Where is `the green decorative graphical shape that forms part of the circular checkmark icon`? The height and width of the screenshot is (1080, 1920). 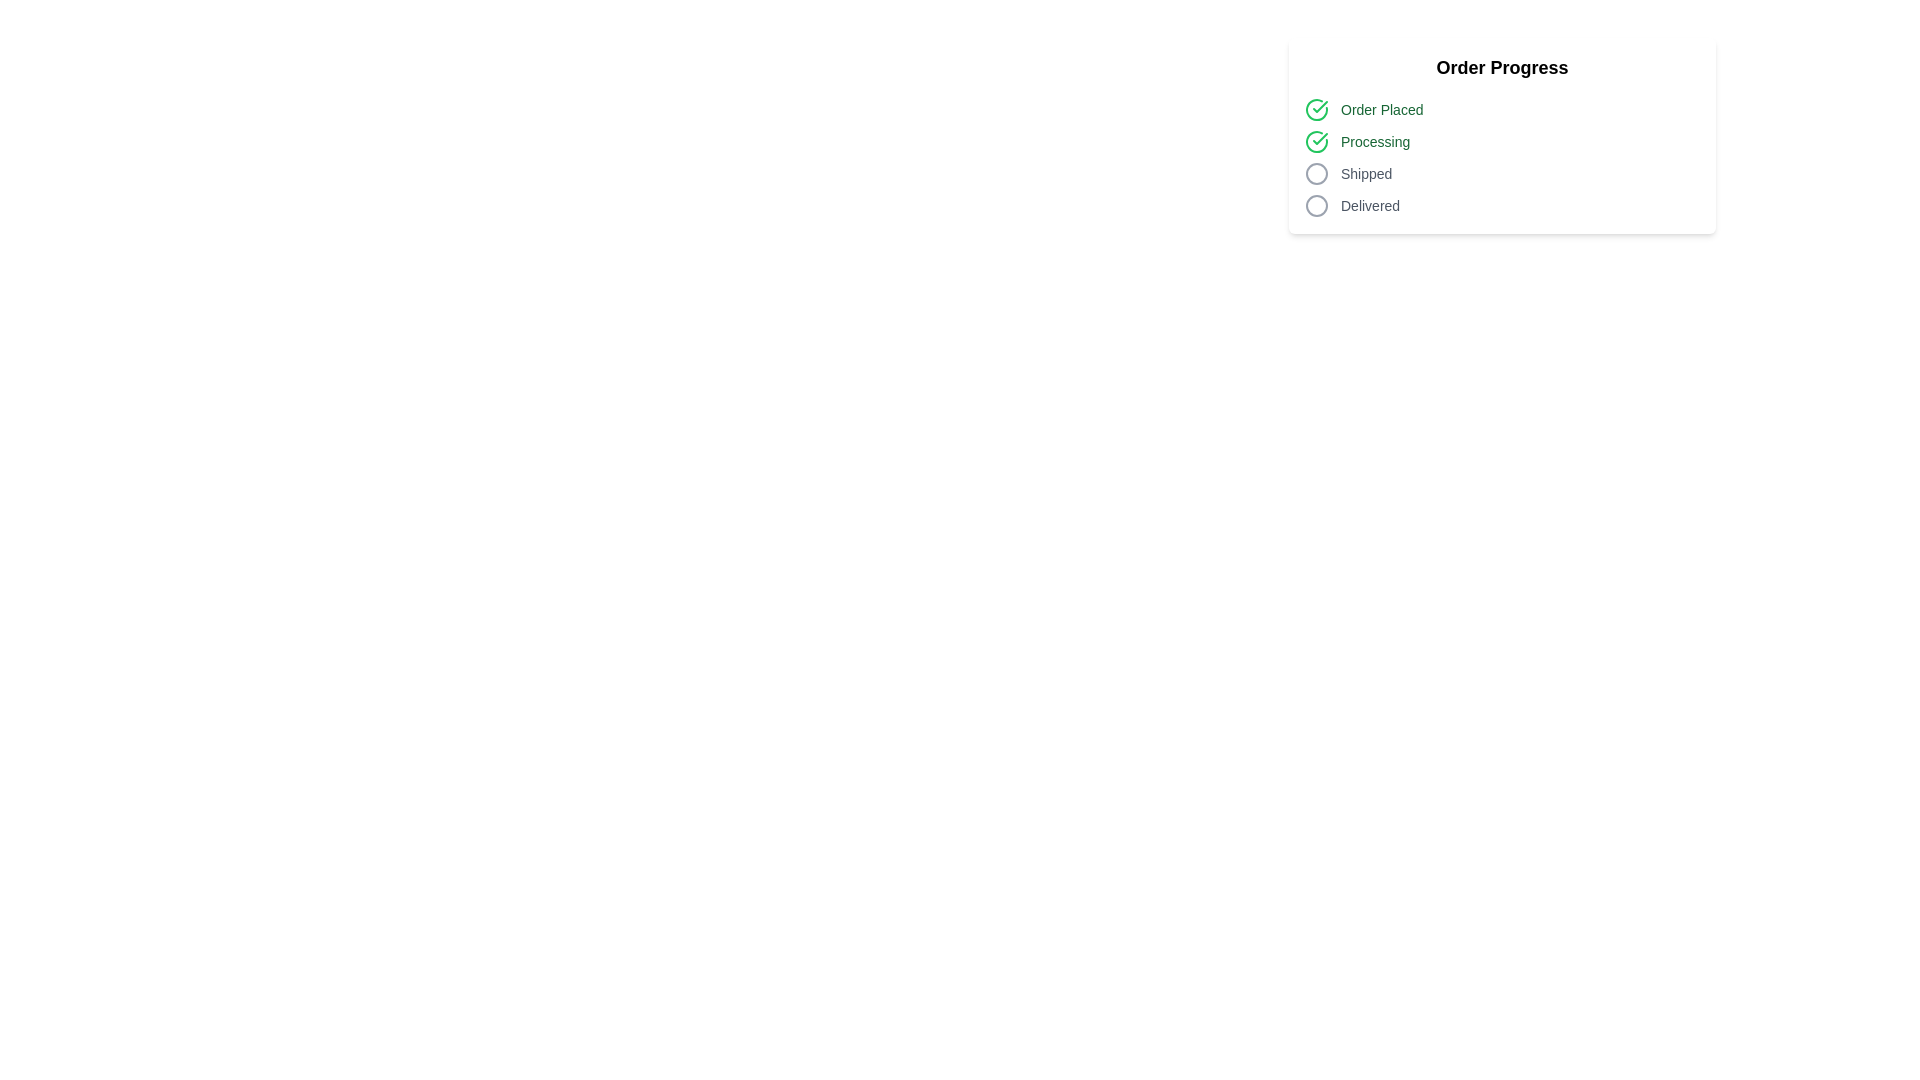 the green decorative graphical shape that forms part of the circular checkmark icon is located at coordinates (1316, 141).